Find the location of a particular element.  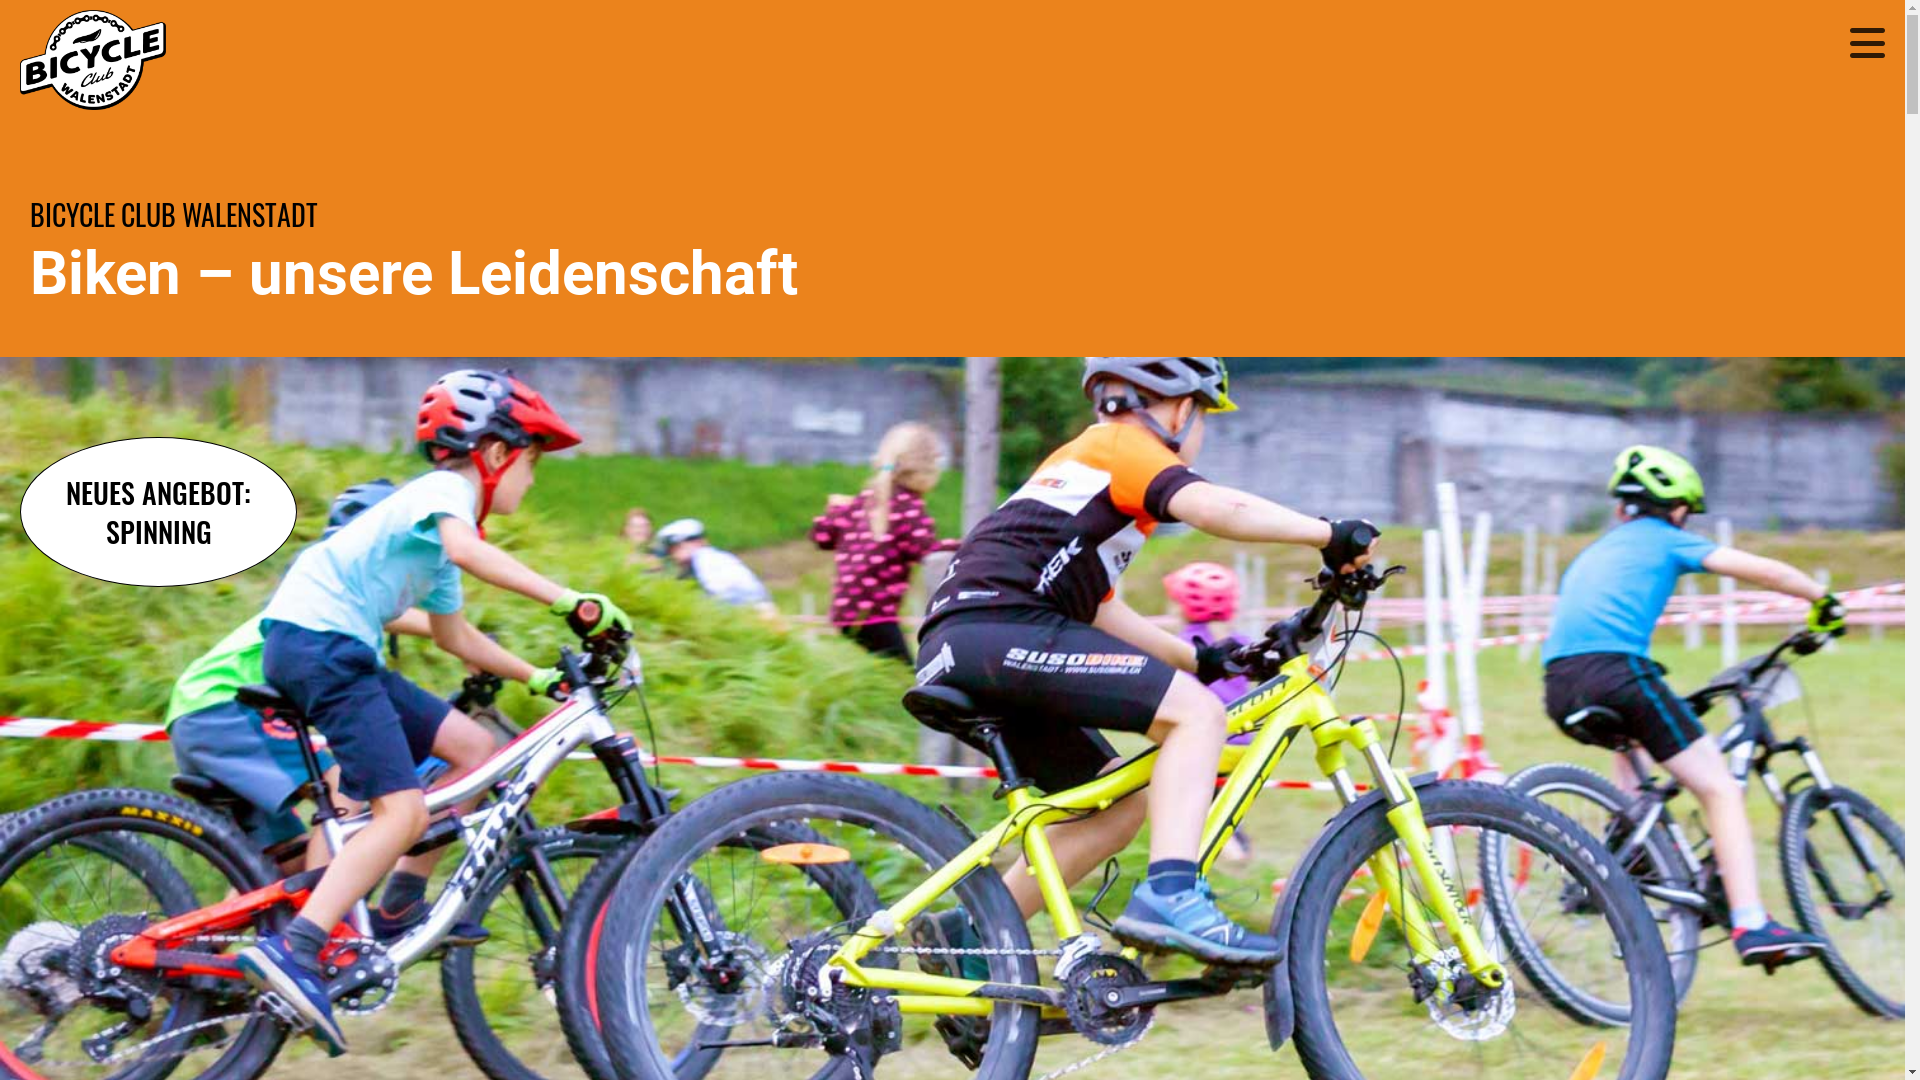

'NEUES ANGEBOT: is located at coordinates (19, 511).